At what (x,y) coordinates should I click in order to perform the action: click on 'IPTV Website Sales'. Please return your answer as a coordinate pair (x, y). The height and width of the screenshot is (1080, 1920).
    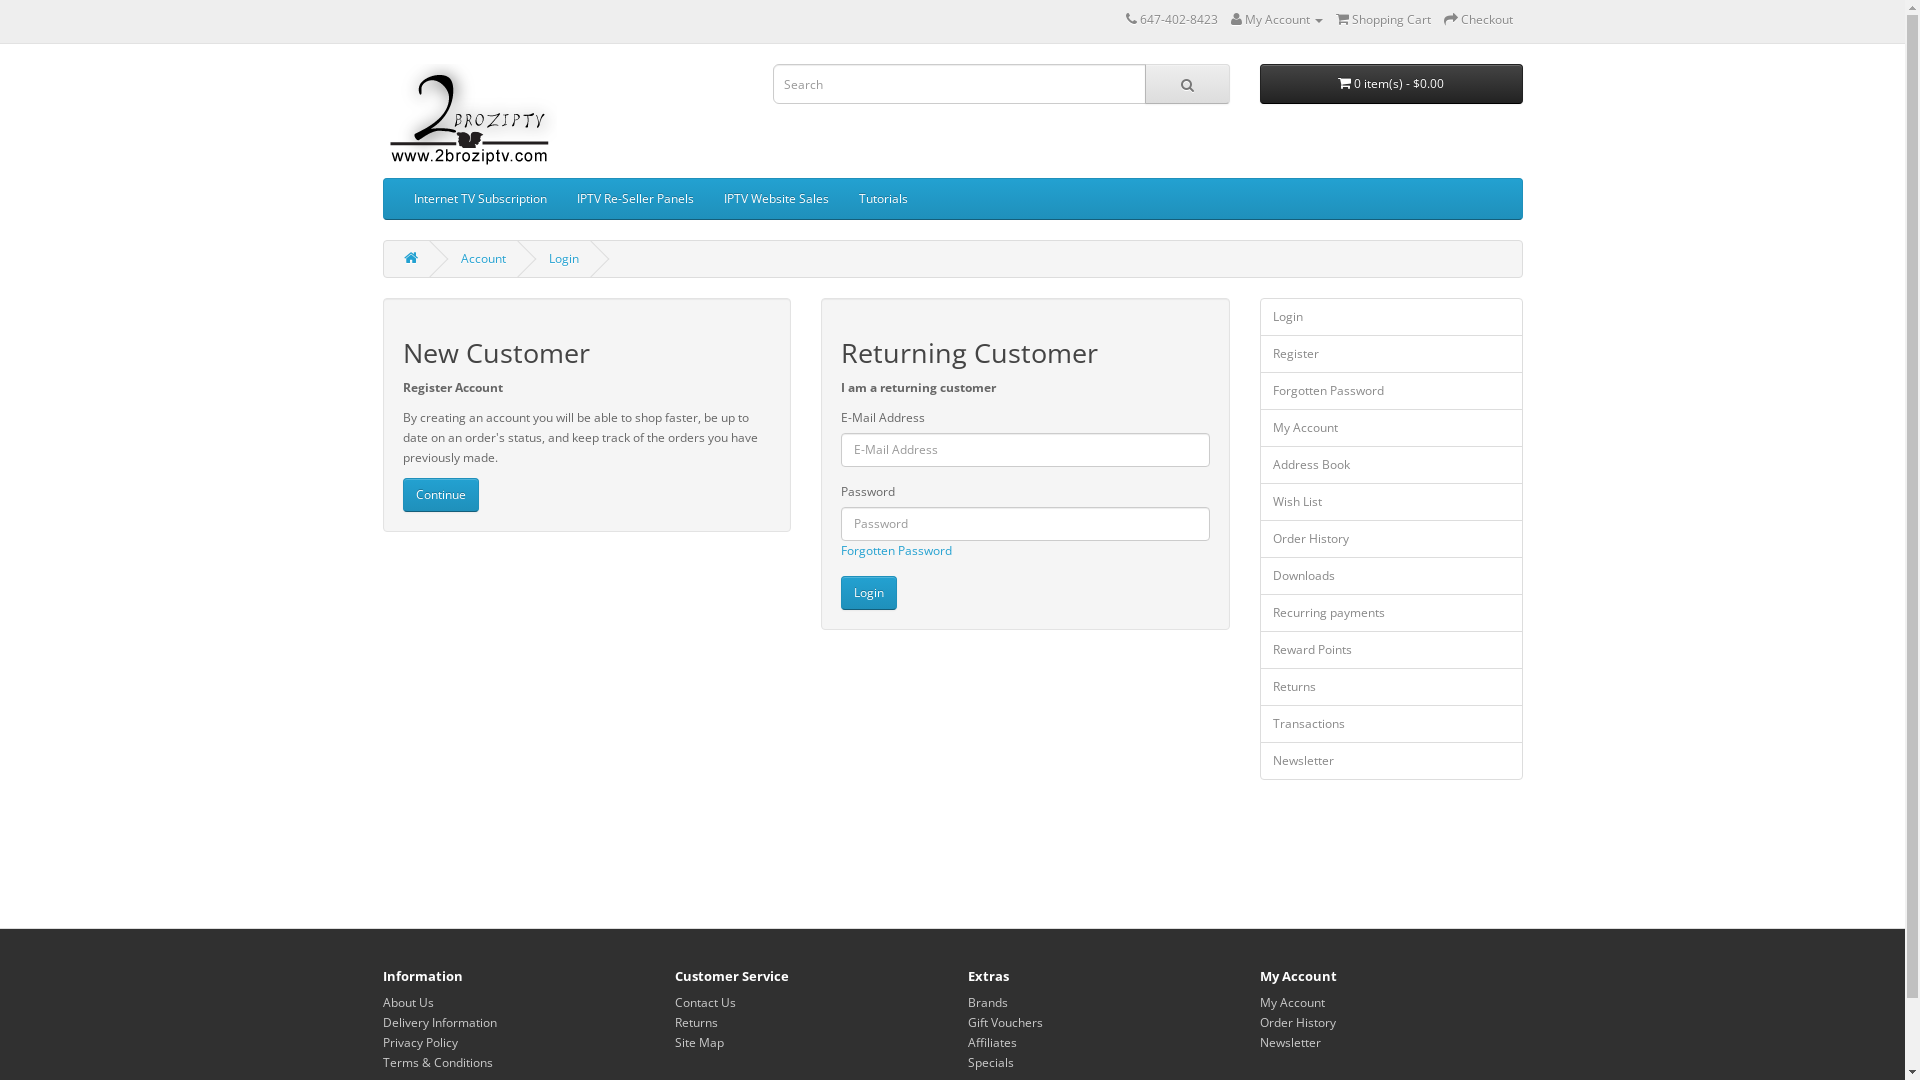
    Looking at the image, I should click on (774, 199).